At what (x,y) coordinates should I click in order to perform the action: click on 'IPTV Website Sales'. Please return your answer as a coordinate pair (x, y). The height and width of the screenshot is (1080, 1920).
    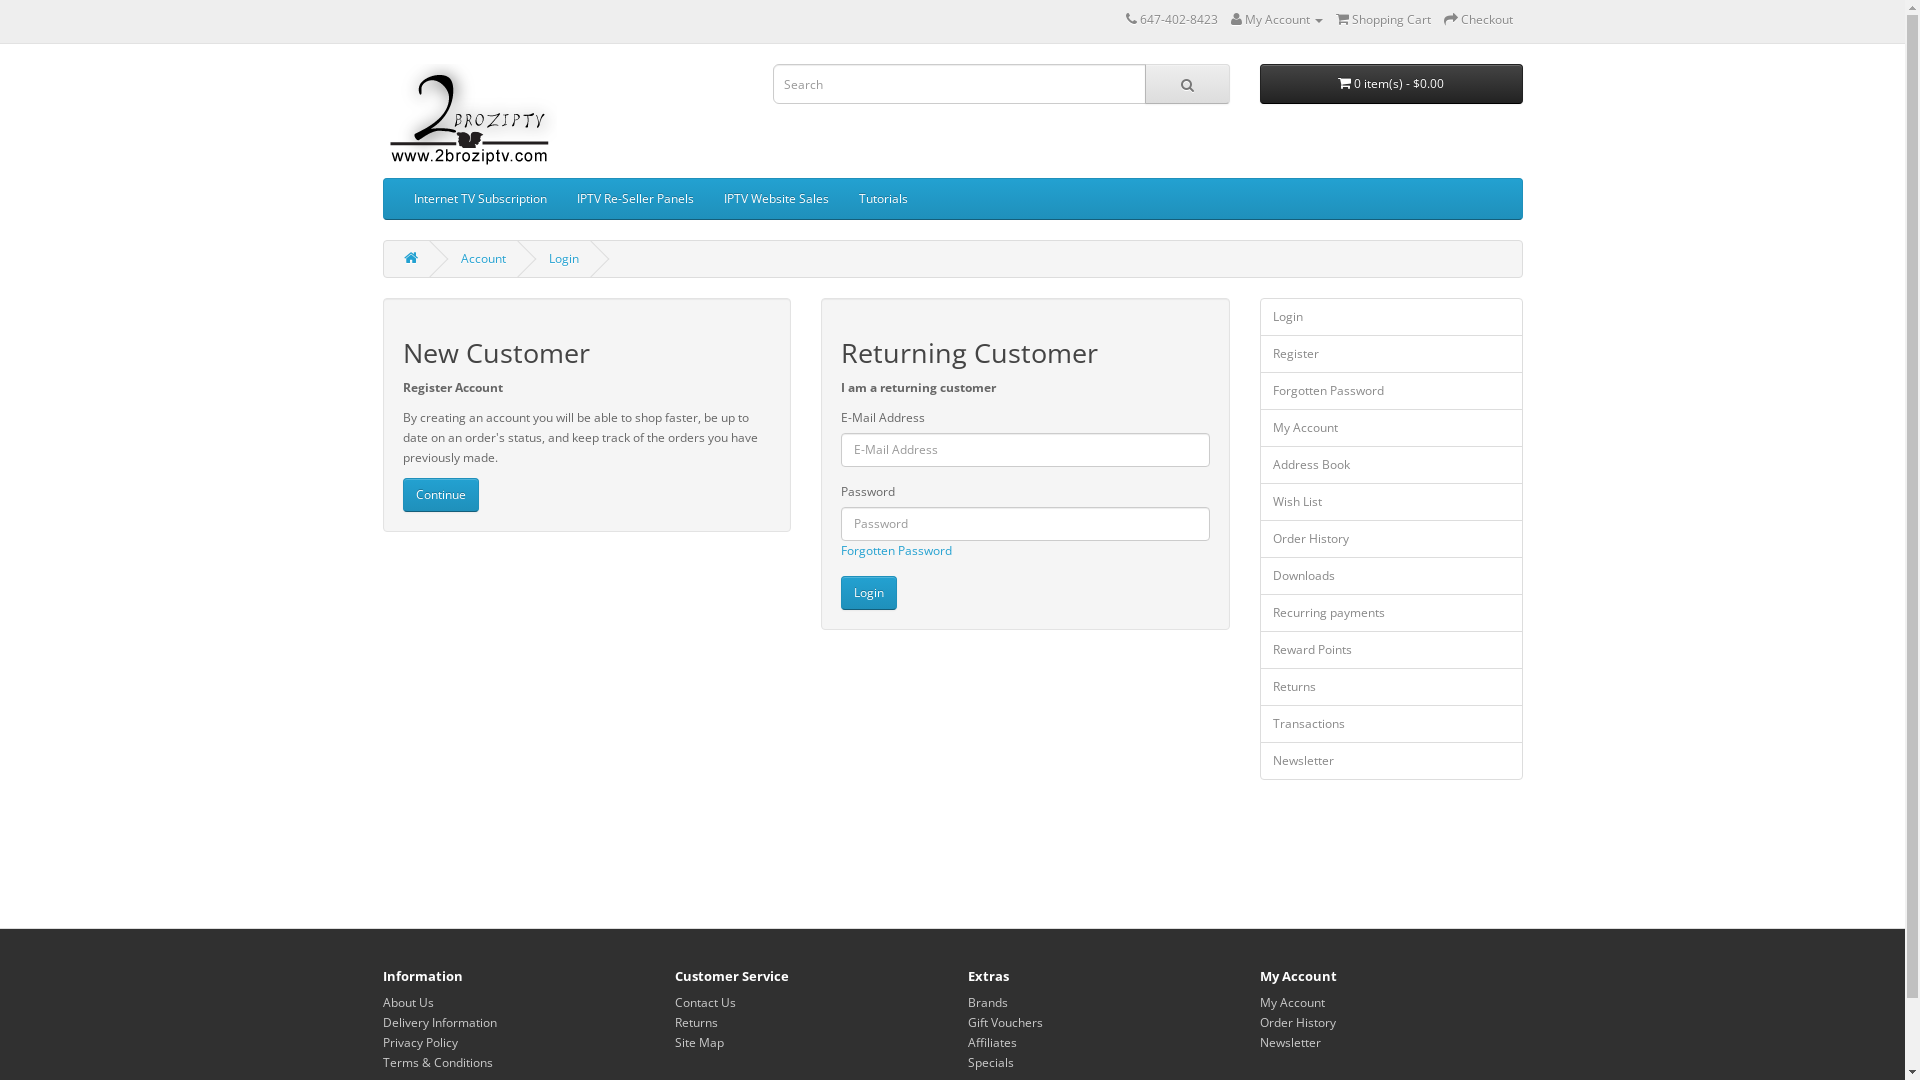
    Looking at the image, I should click on (774, 199).